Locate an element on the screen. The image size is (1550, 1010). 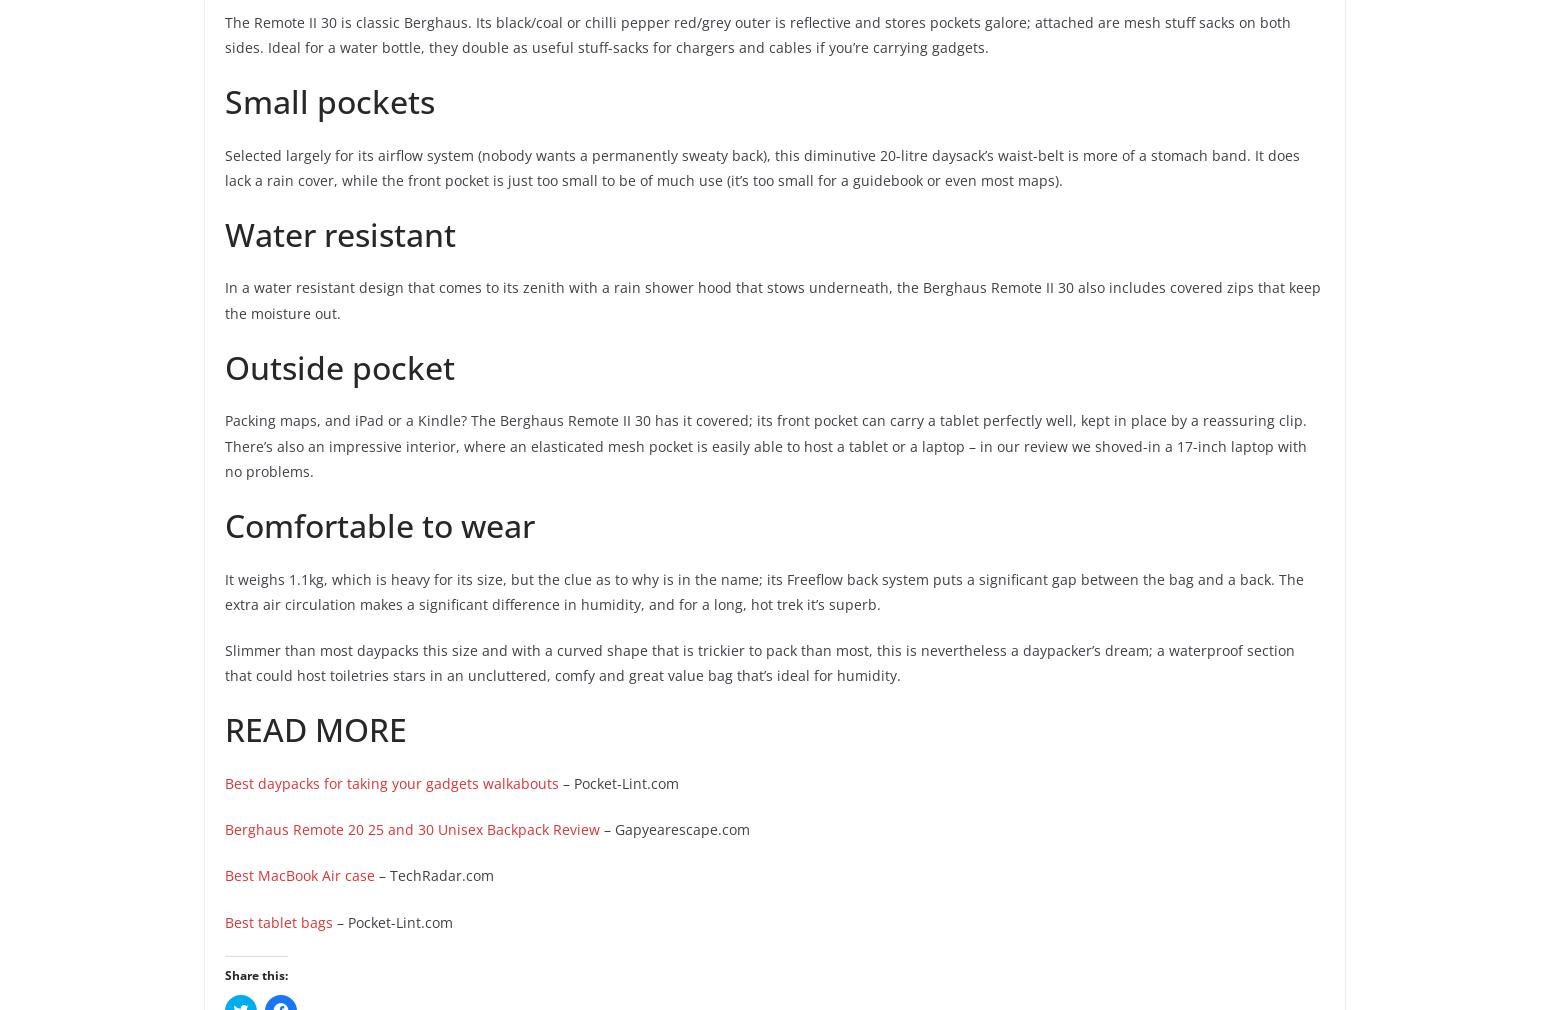
'The Remote II 30 is classic Berghaus. Its black/coal or chilli pepper red/grey outer is reflective and stores pockets galore; attached are mesh stuff sacks on both sides. Ideal for a water bottle, they double as useful stuff-sacks for chargers and cables if you’re carrying gadgets.' is located at coordinates (757, 33).